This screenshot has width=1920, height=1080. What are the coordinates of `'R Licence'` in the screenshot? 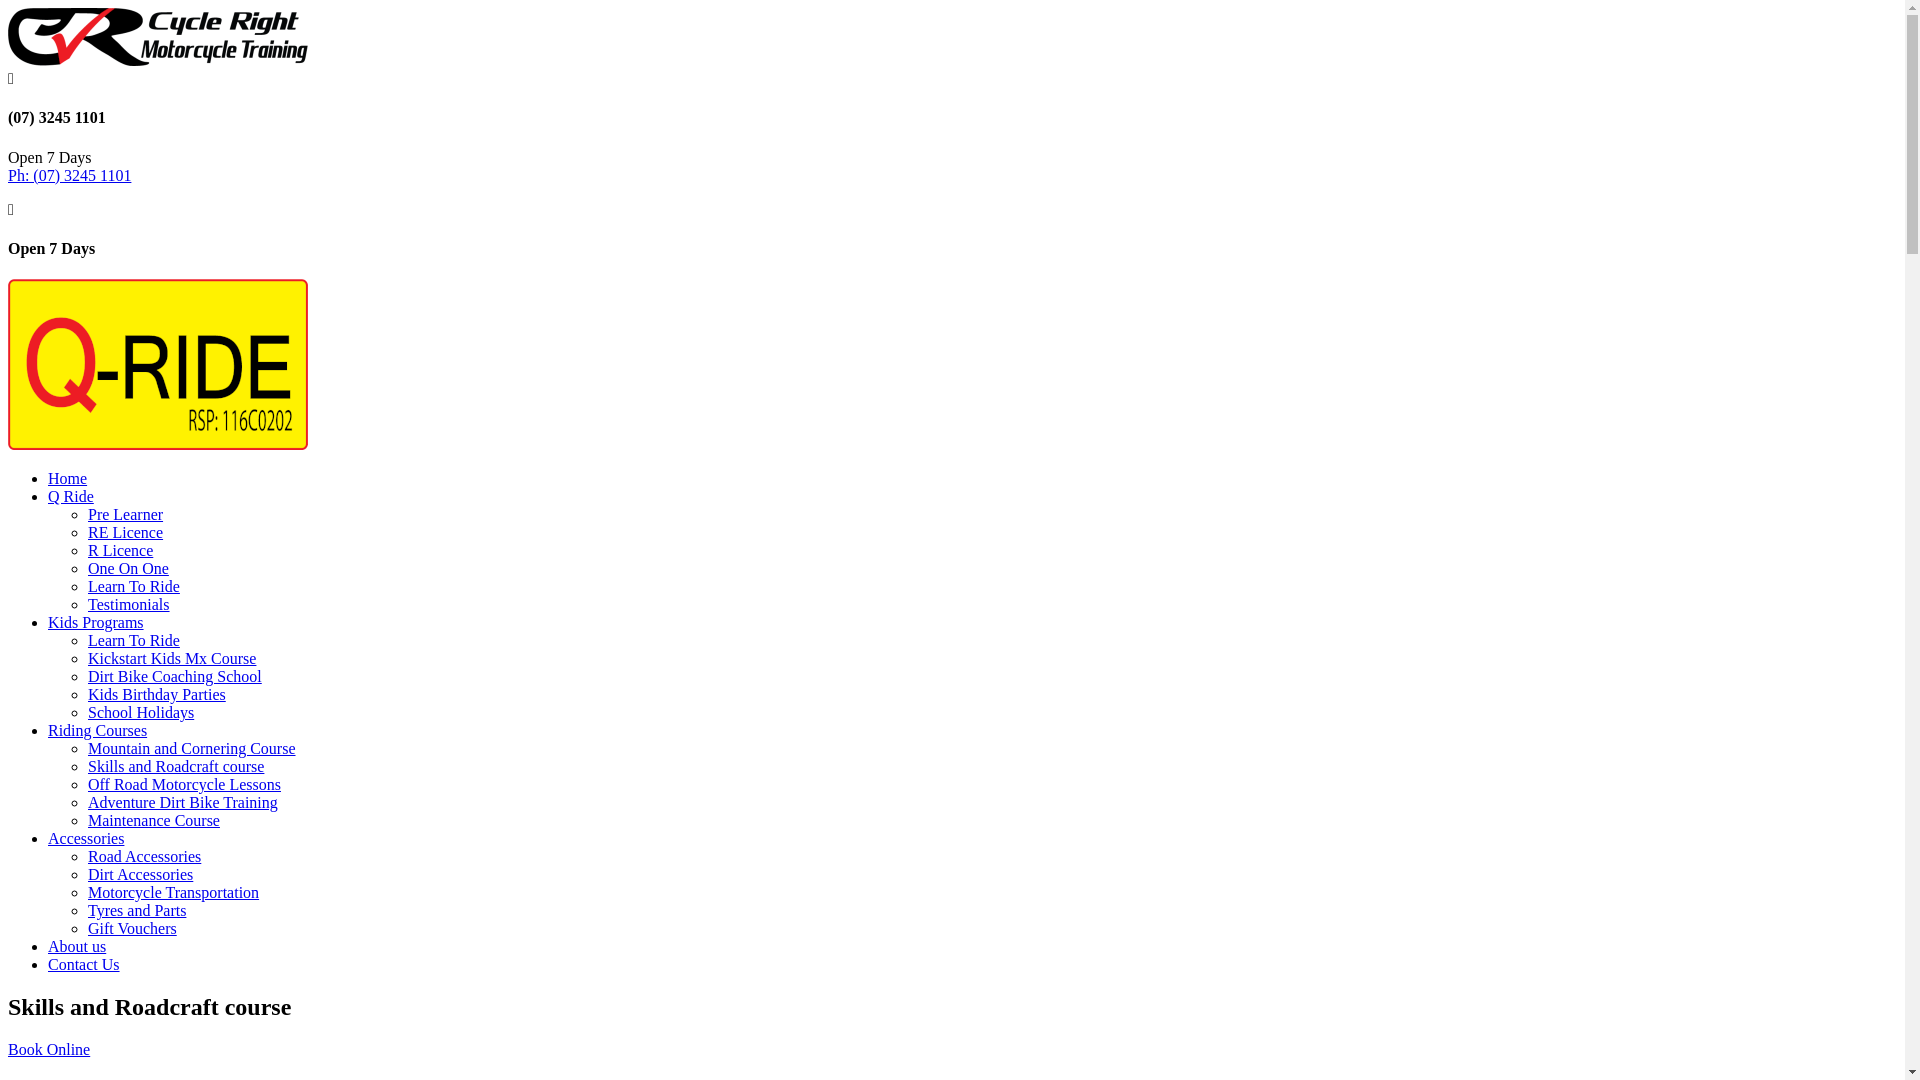 It's located at (86, 550).